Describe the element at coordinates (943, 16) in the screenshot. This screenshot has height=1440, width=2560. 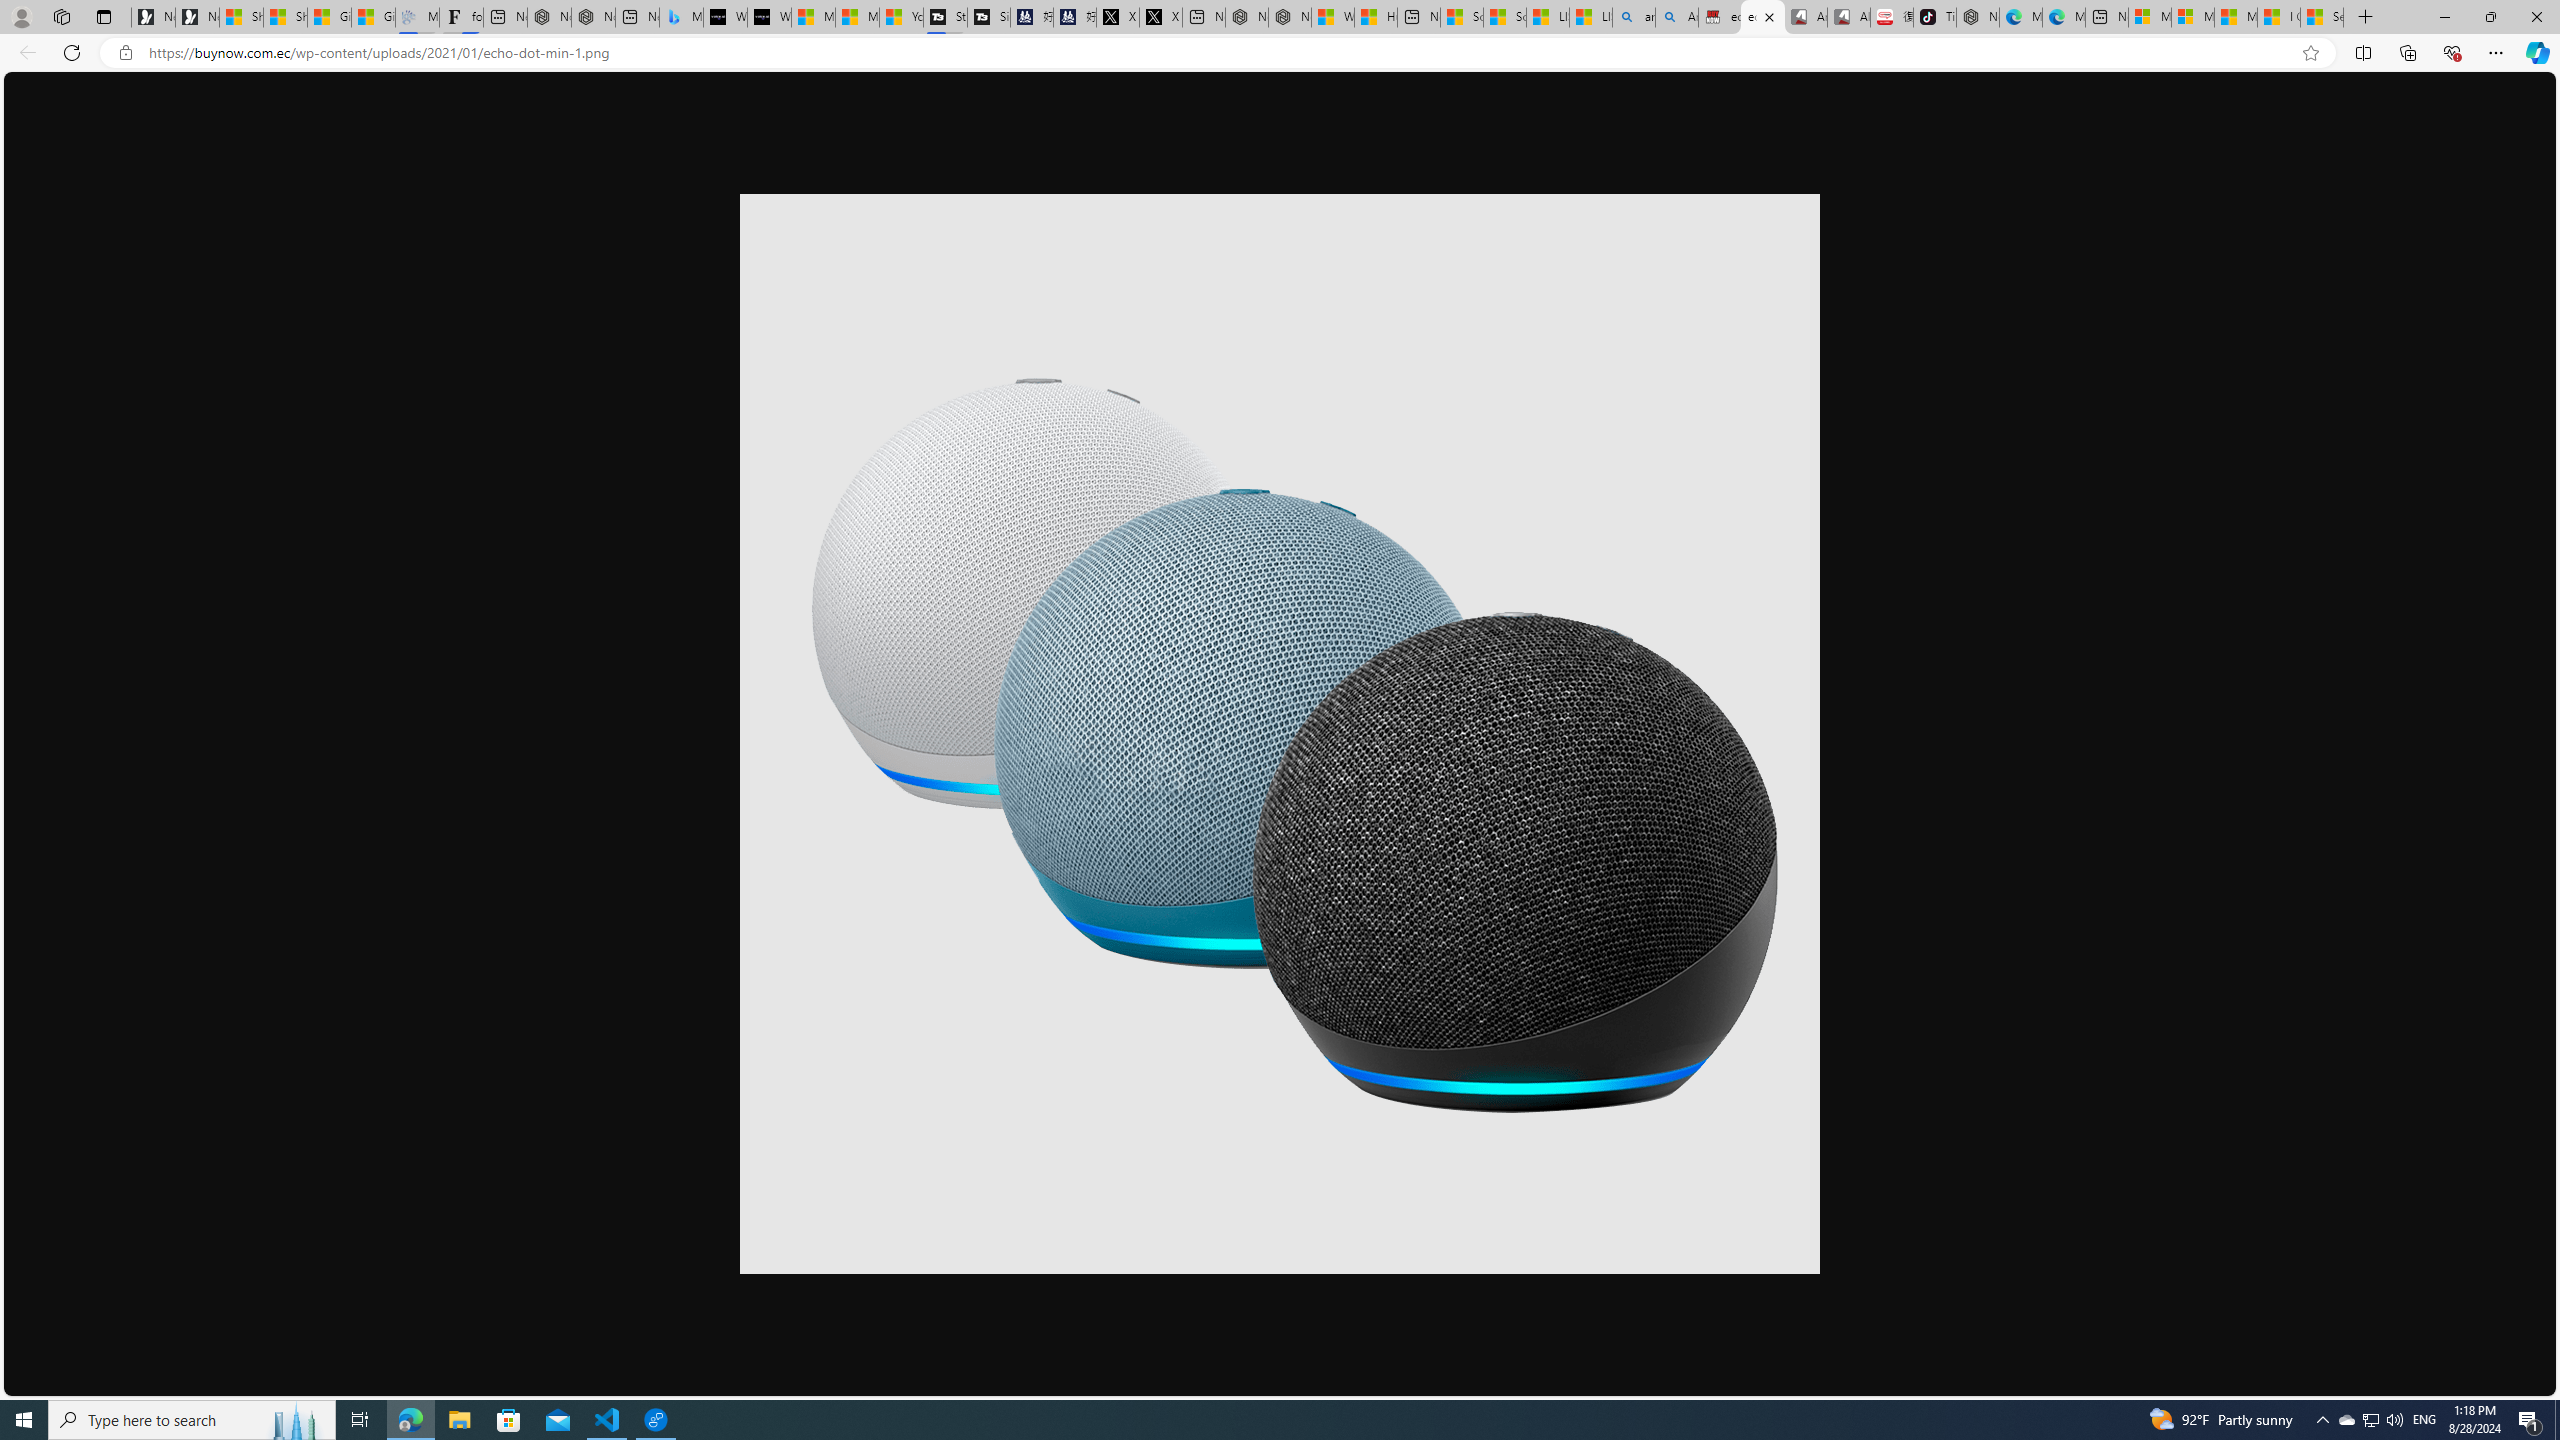
I see `'Streaming Coverage | T3'` at that location.